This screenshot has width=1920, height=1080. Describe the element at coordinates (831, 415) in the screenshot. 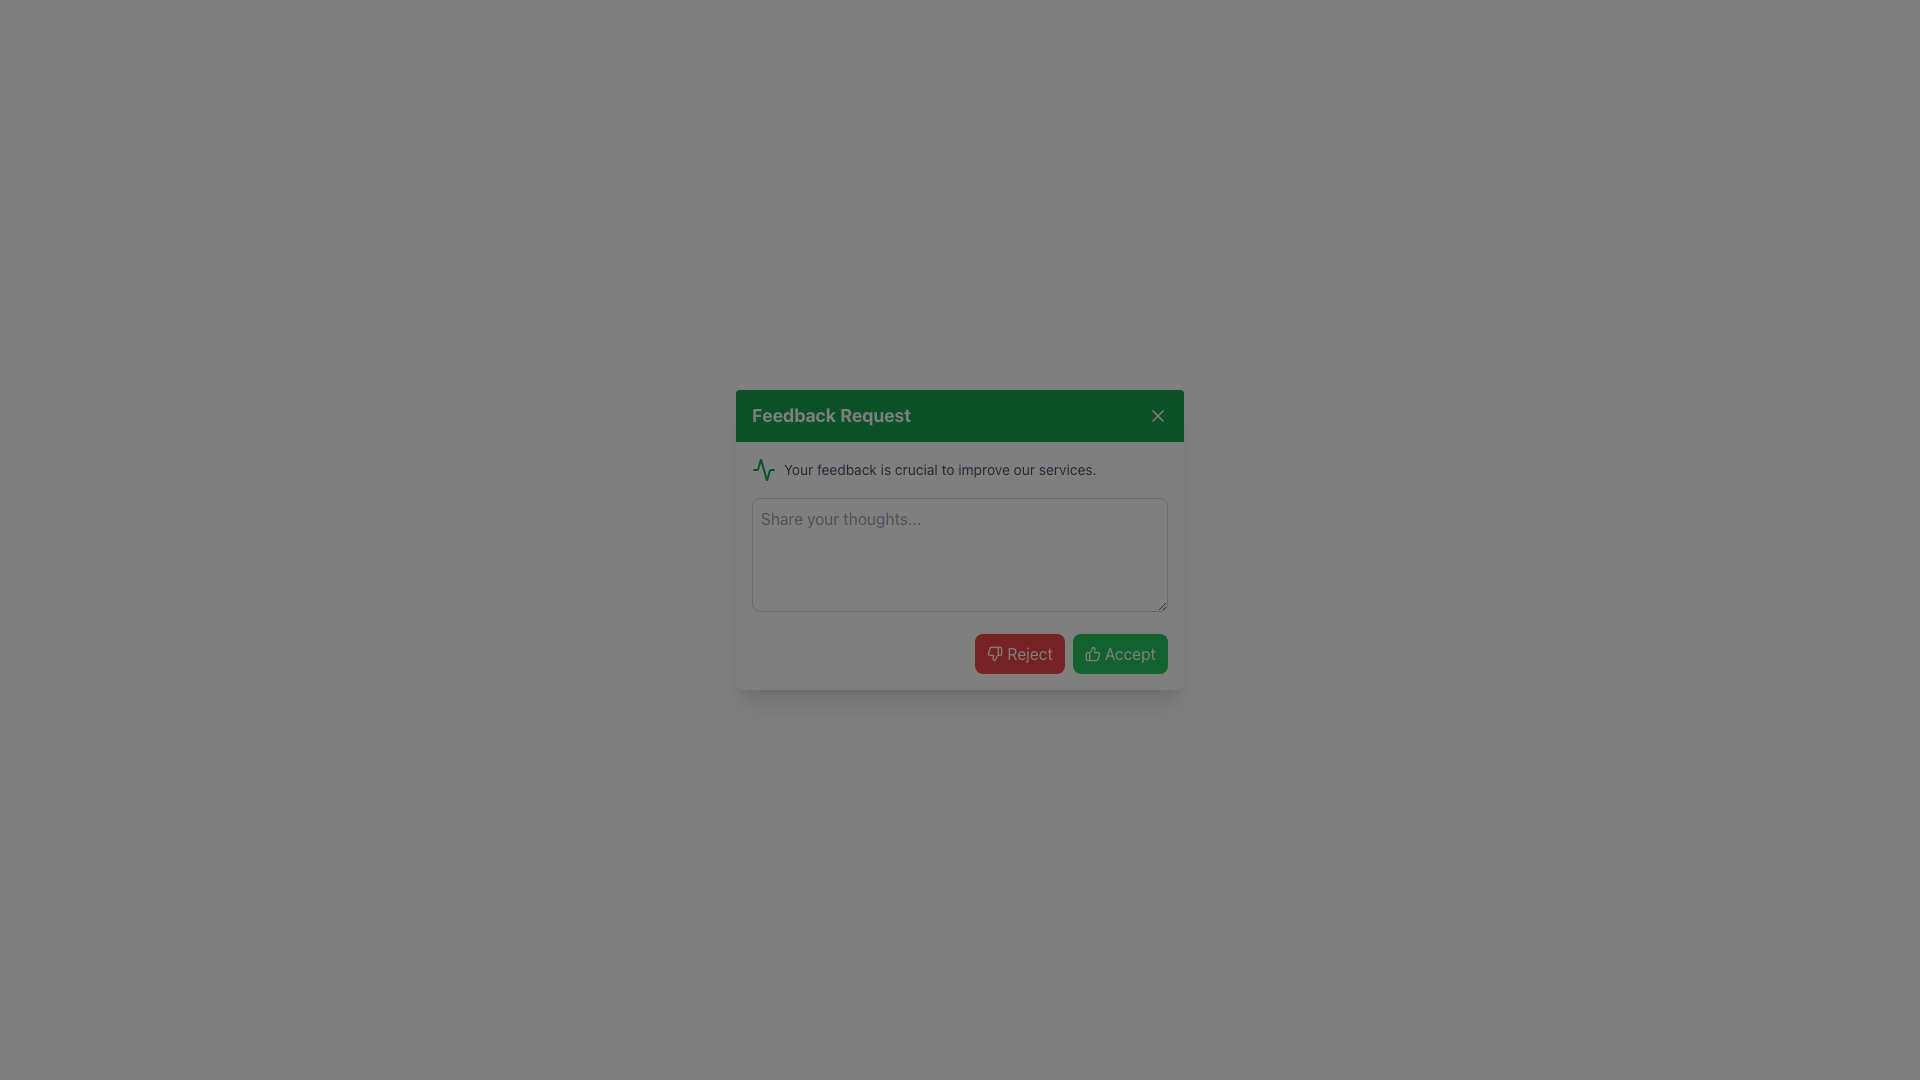

I see `the bold, large-sized text 'Feedback Request' located in the top green bar of the feedback form` at that location.